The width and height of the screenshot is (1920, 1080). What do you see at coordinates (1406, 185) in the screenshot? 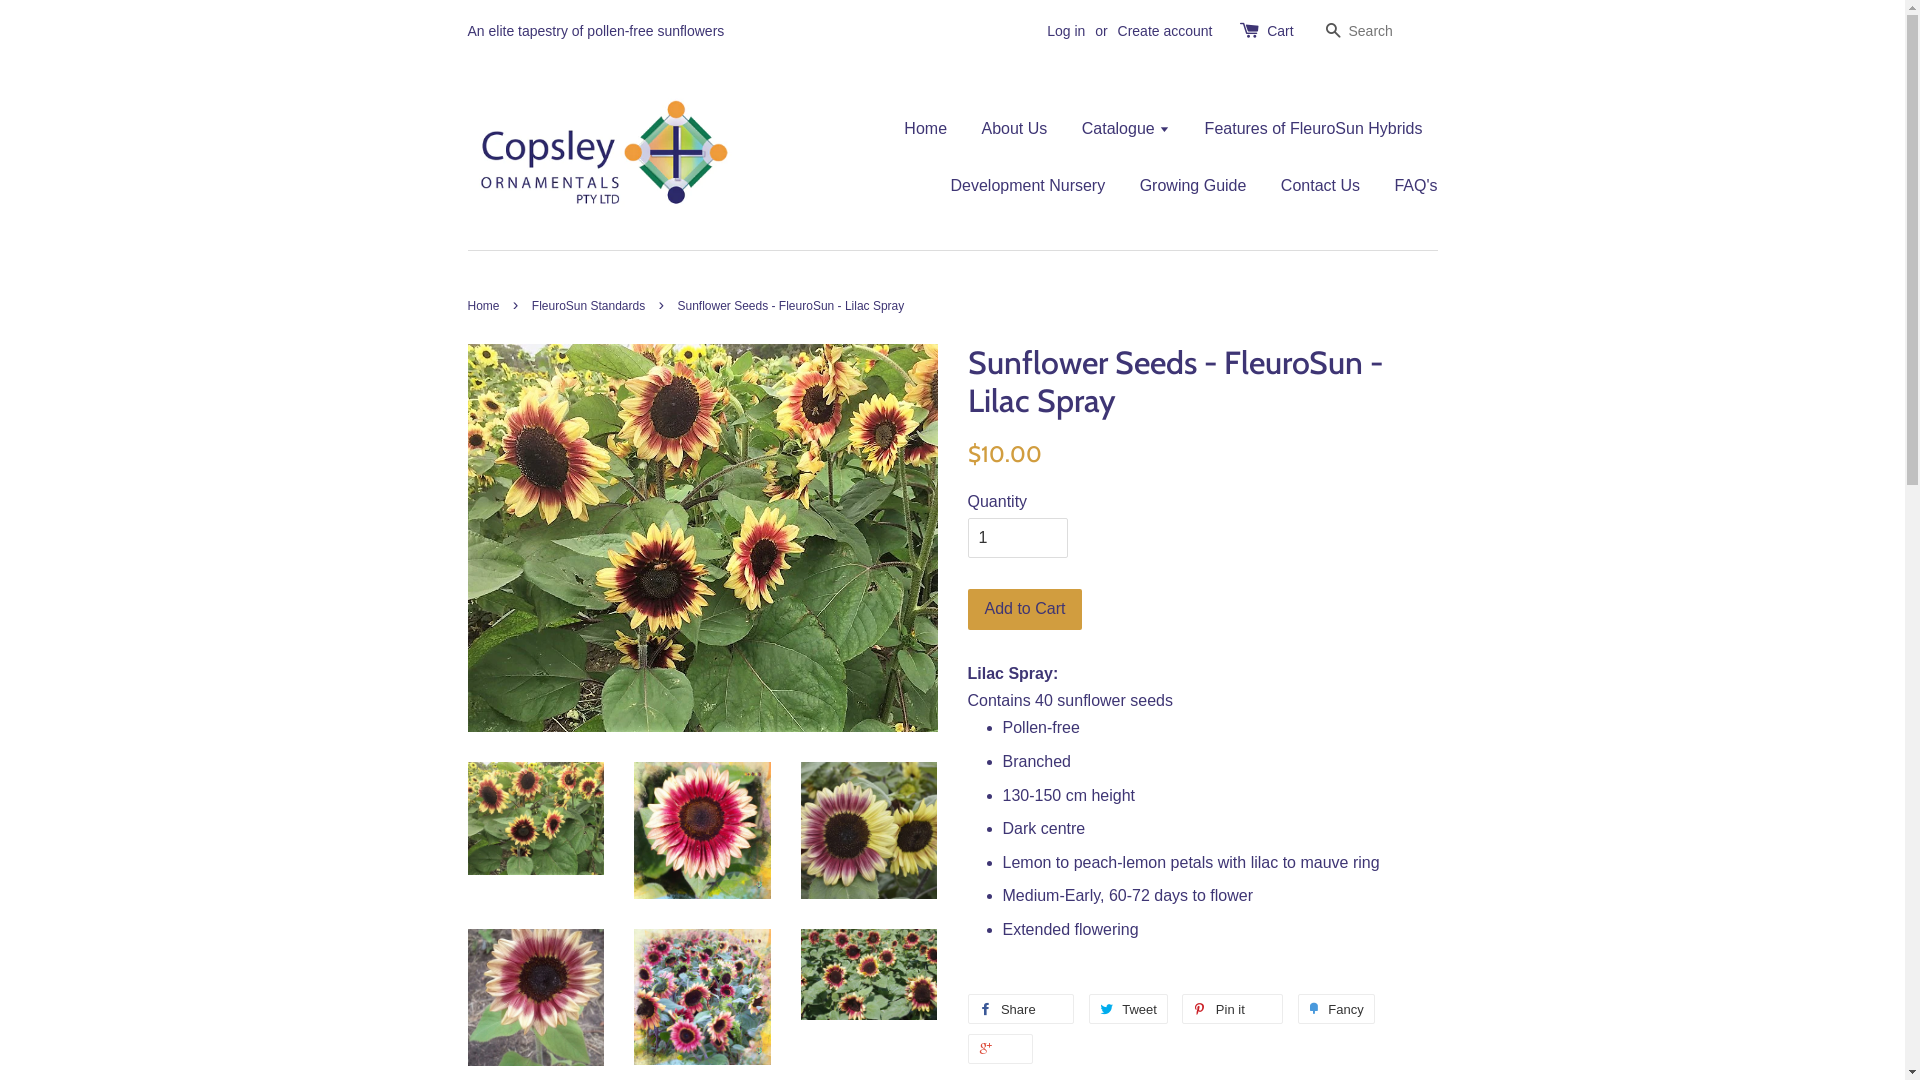
I see `'FAQ's'` at bounding box center [1406, 185].